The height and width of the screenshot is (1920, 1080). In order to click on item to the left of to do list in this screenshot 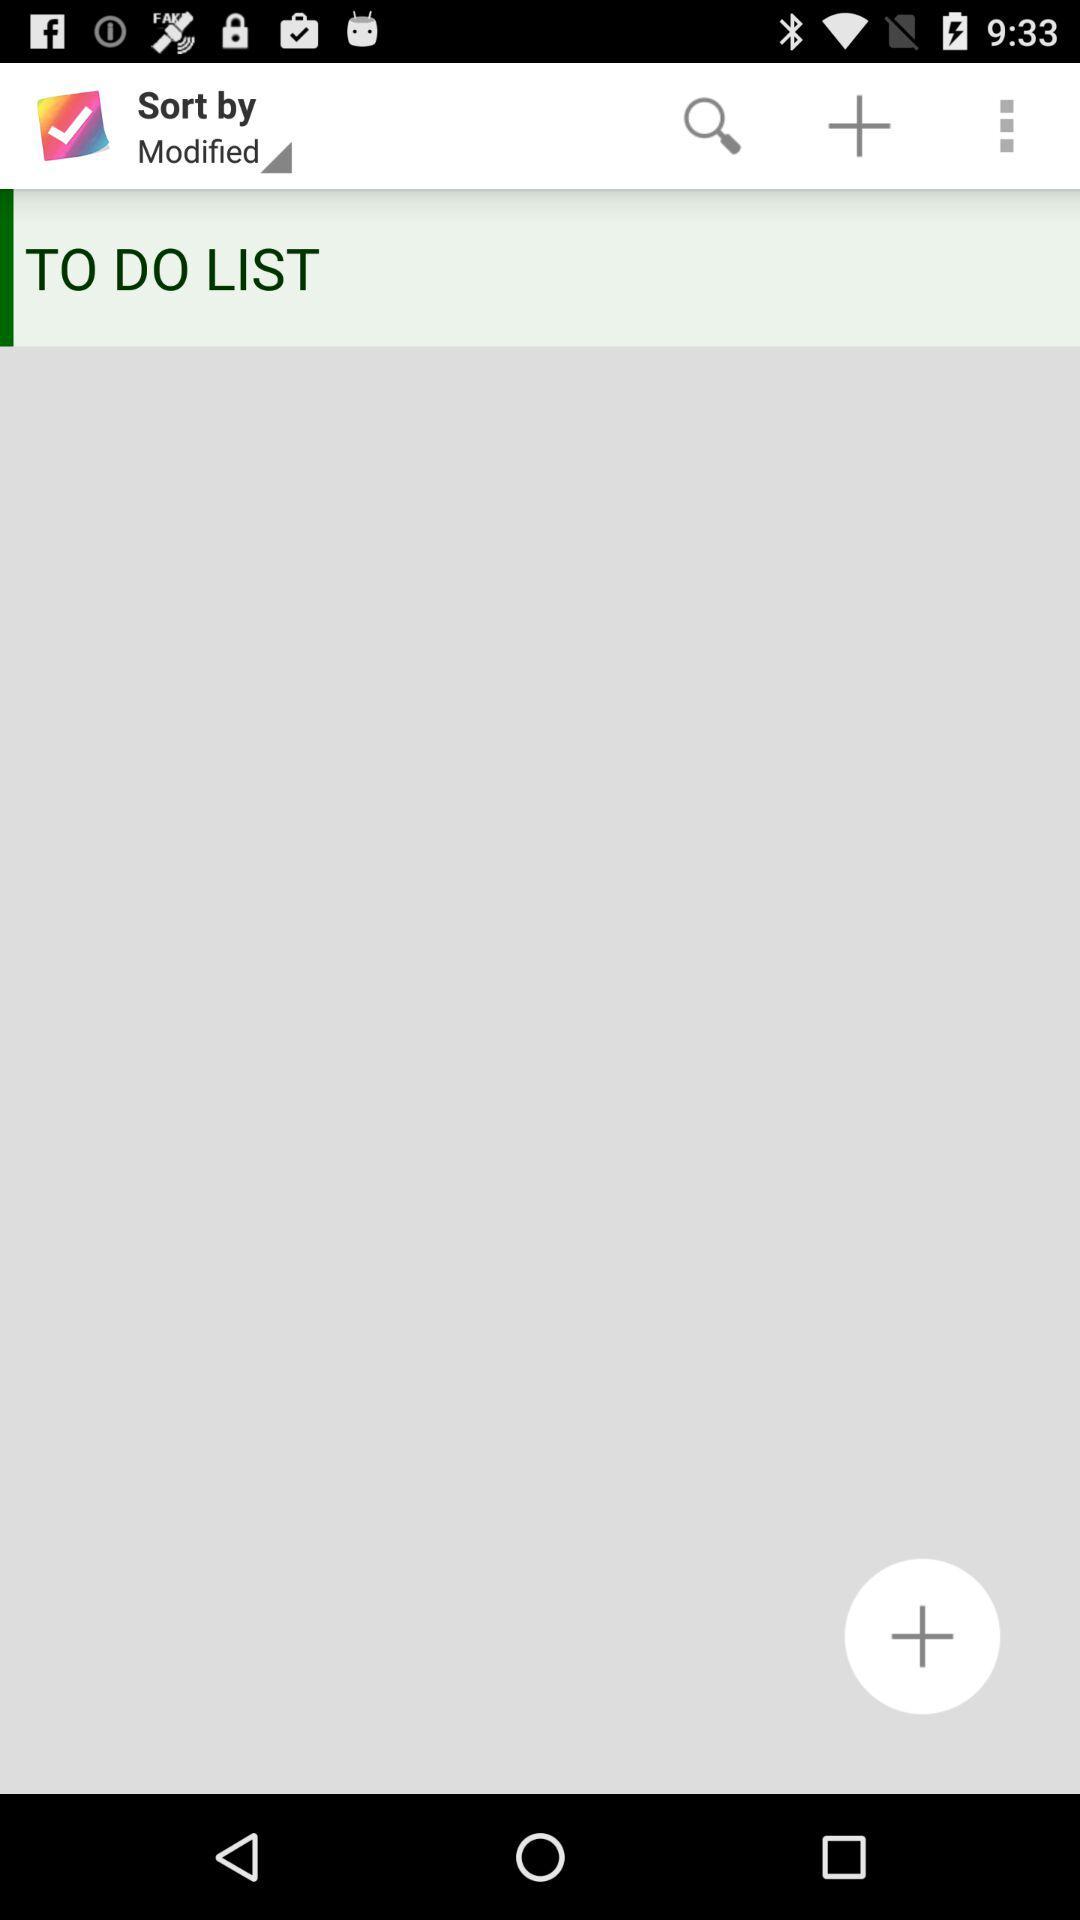, I will do `click(6, 266)`.